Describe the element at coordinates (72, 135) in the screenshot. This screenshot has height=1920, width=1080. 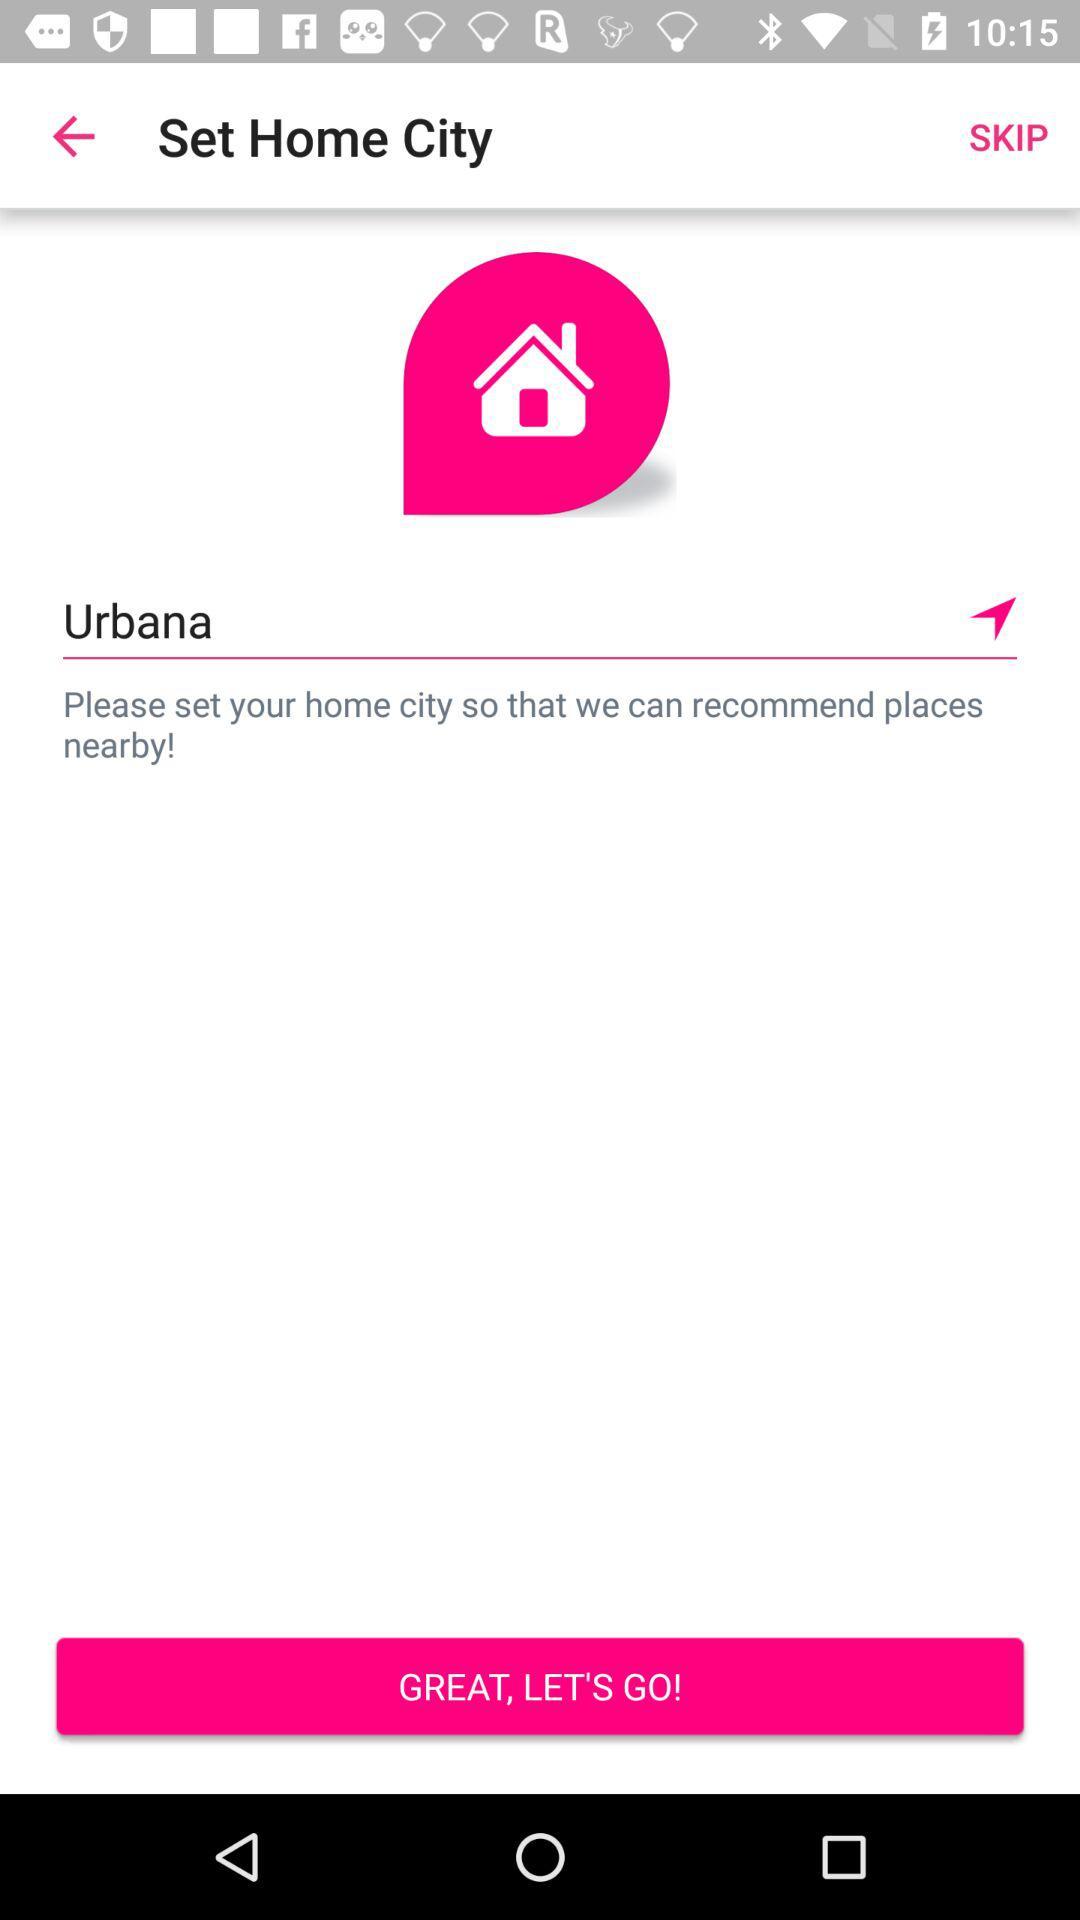
I see `icon next to set home city app` at that location.